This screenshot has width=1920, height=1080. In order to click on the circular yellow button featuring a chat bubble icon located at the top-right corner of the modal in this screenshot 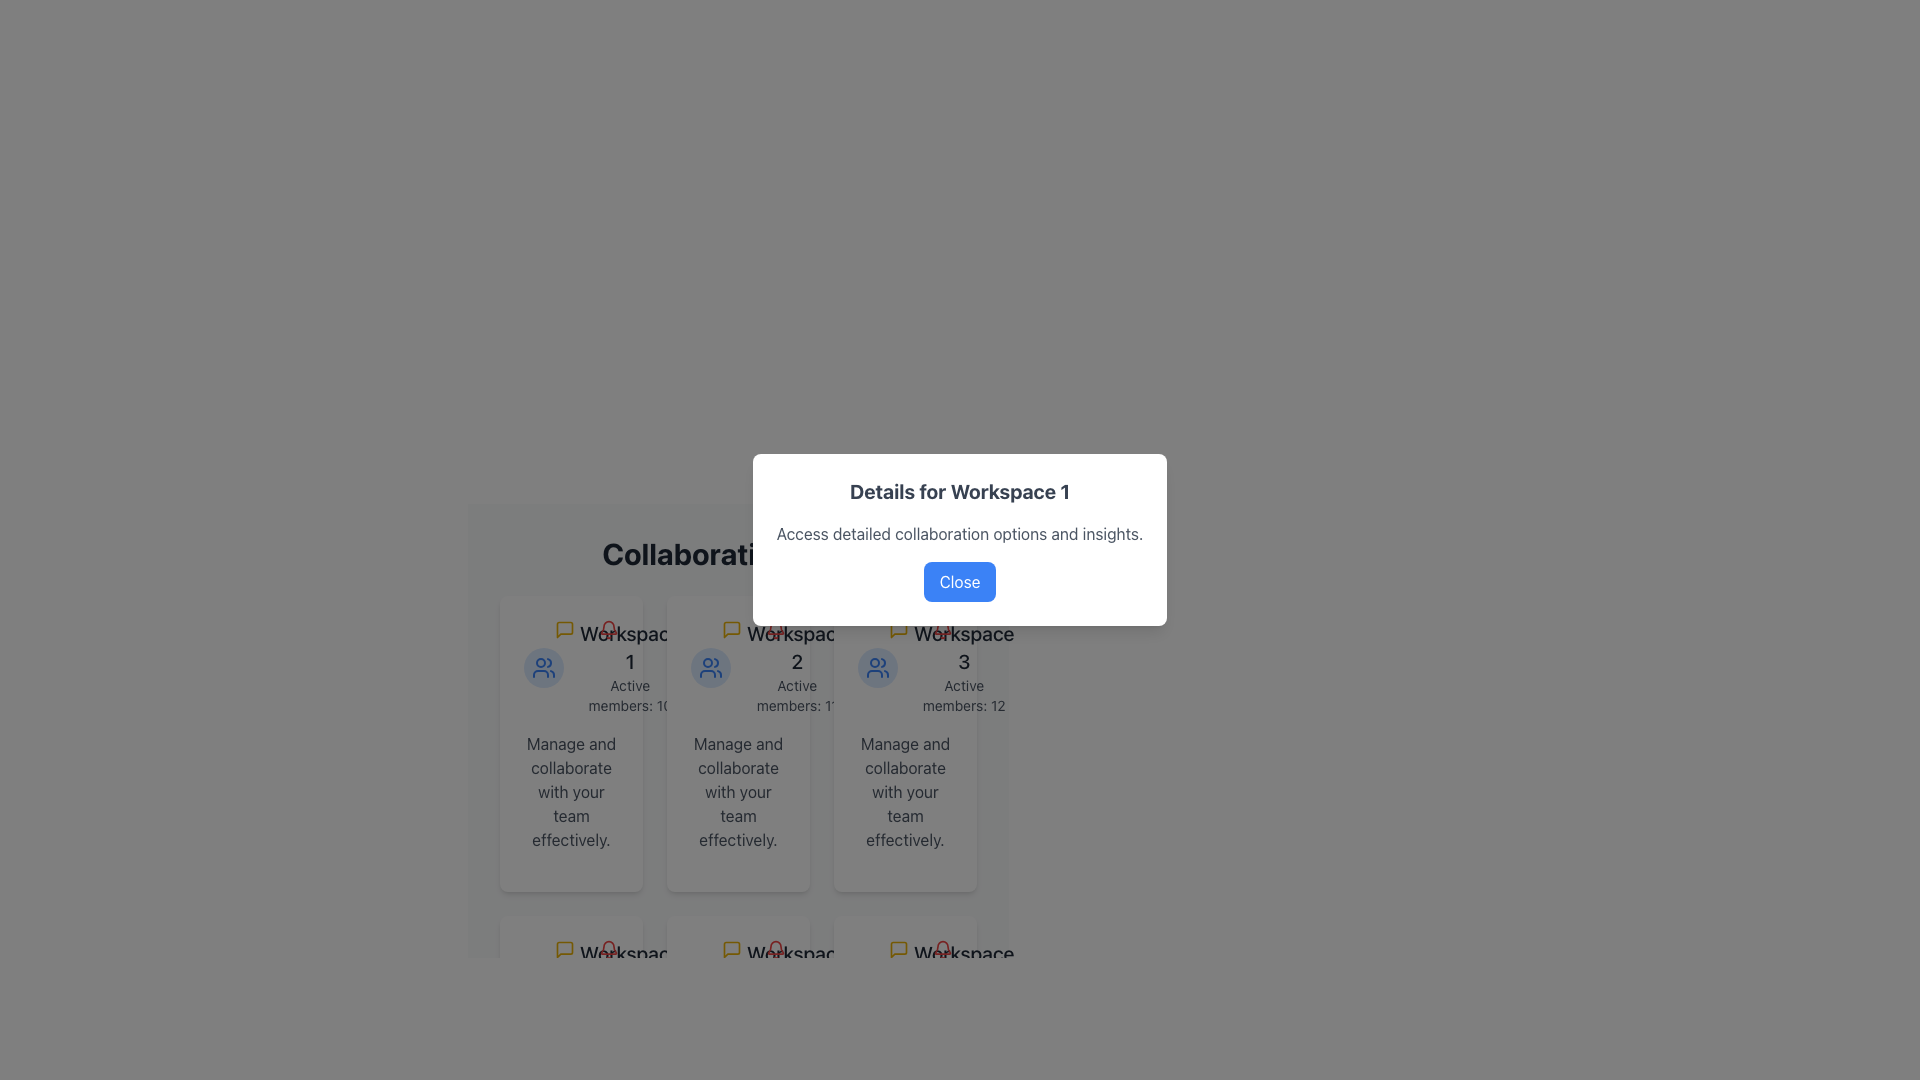, I will do `click(897, 948)`.